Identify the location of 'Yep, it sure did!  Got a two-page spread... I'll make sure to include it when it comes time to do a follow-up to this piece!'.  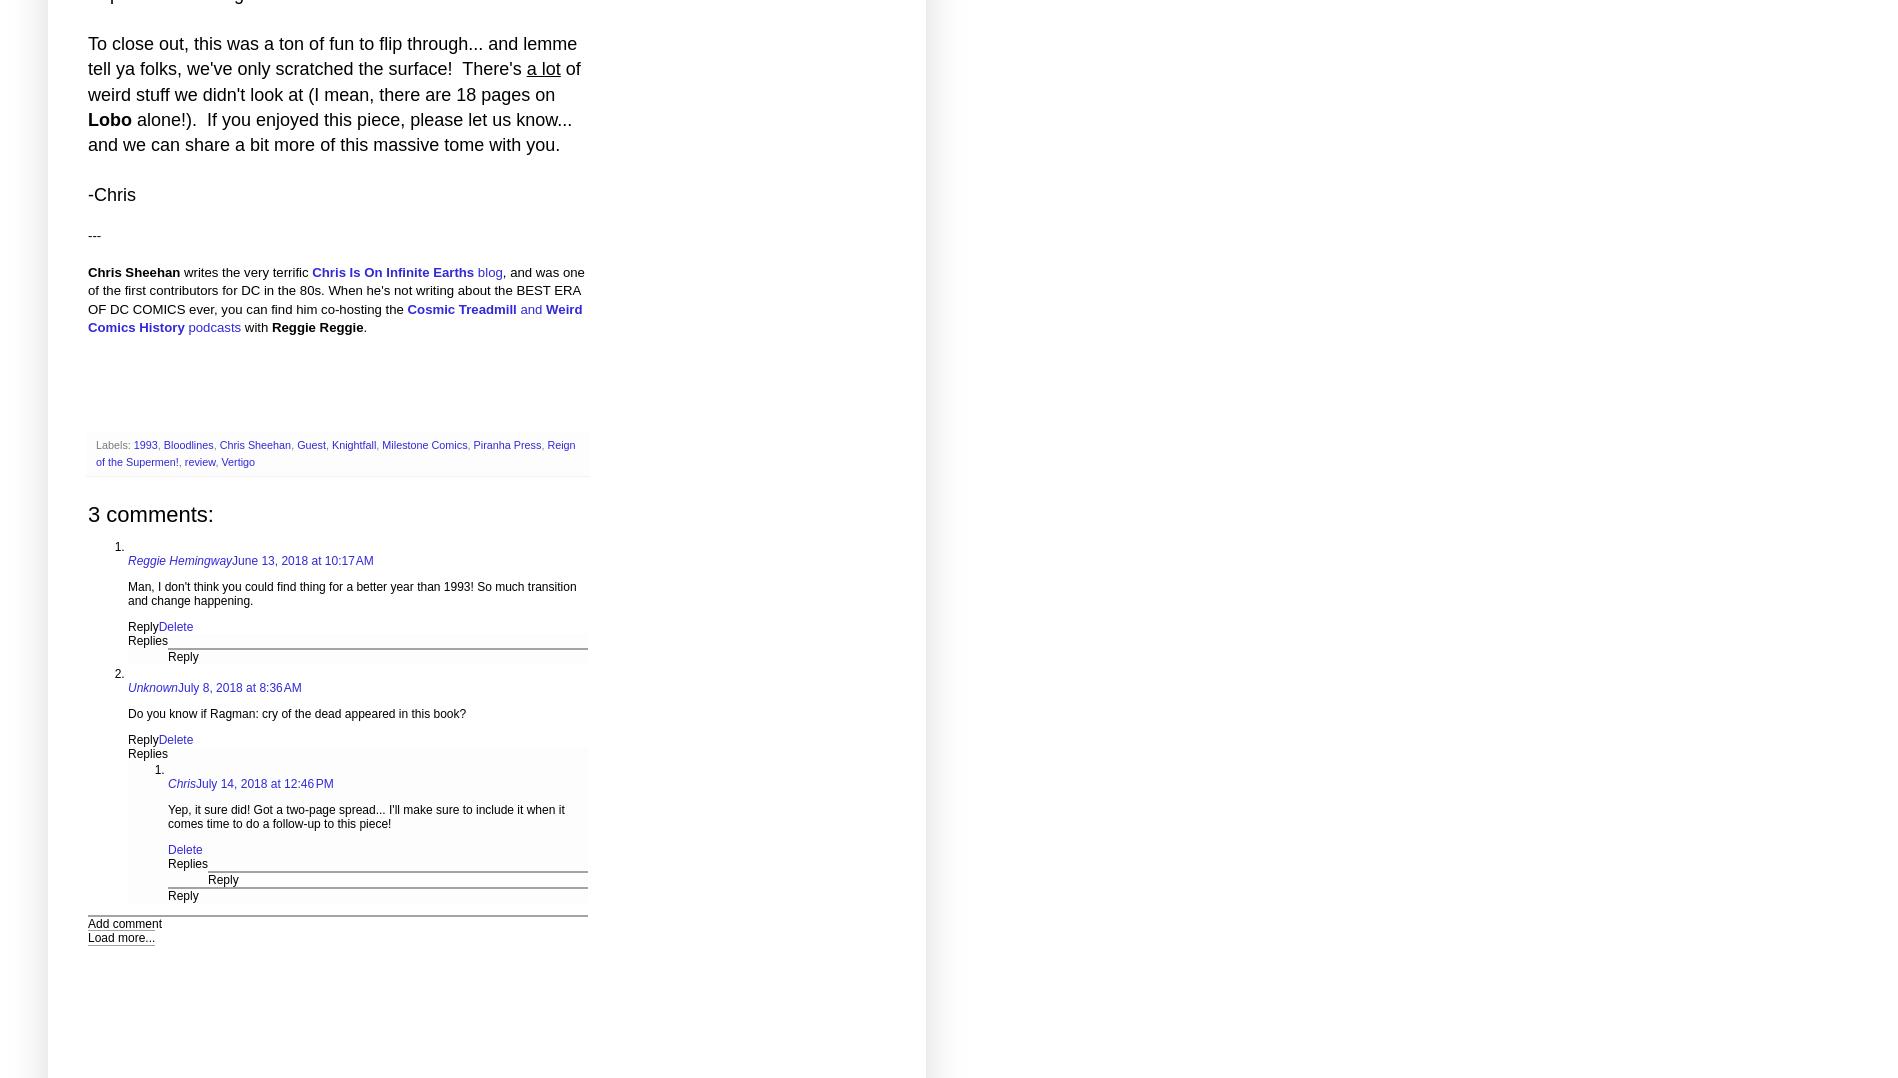
(365, 817).